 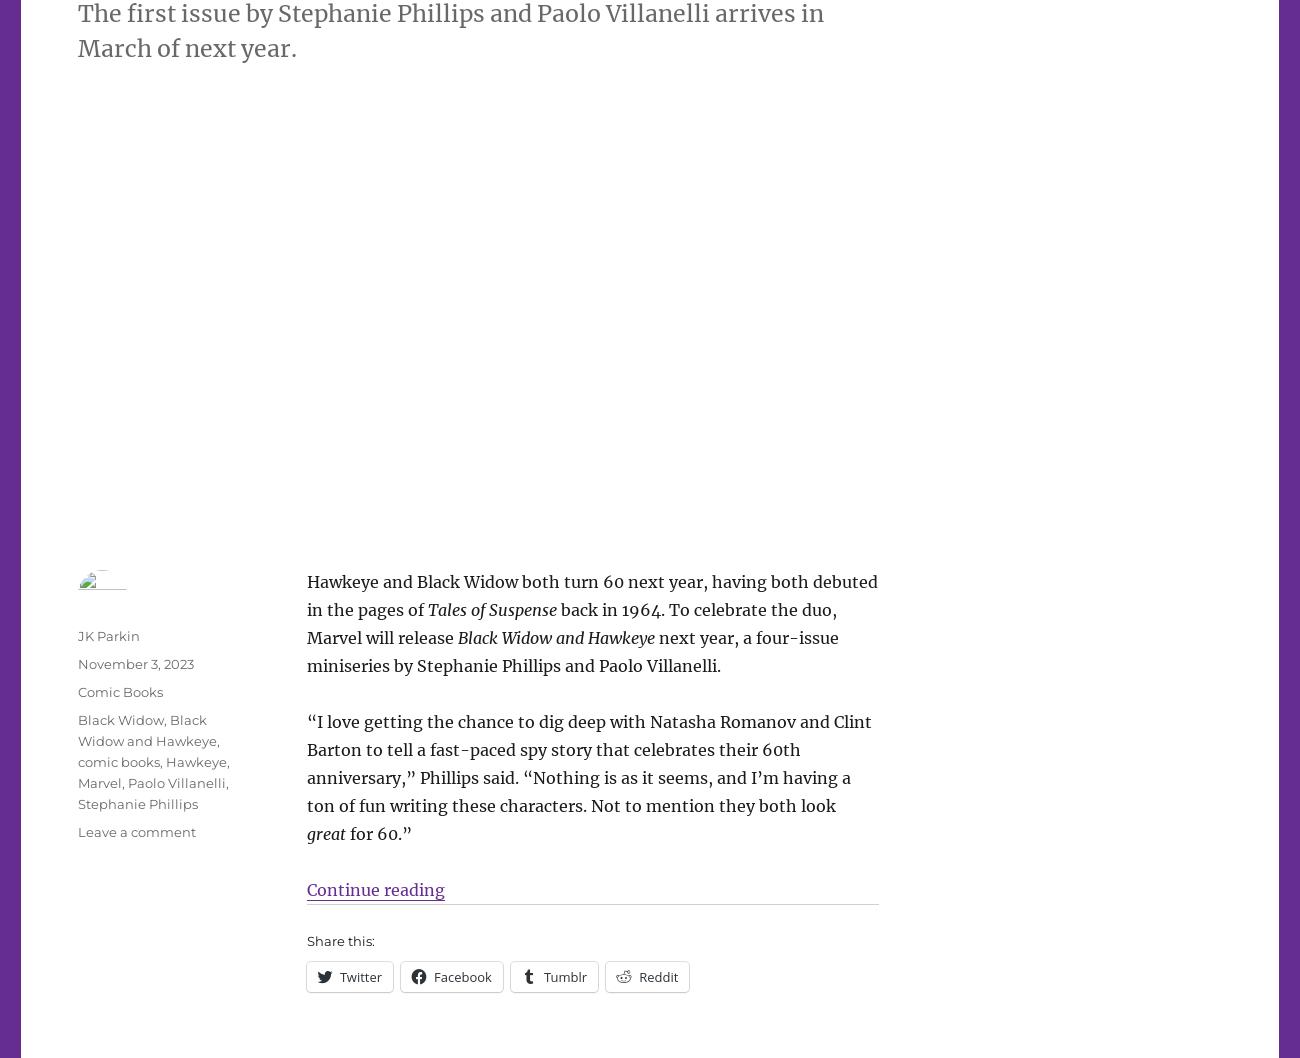 I want to click on 'great', so click(x=325, y=833).